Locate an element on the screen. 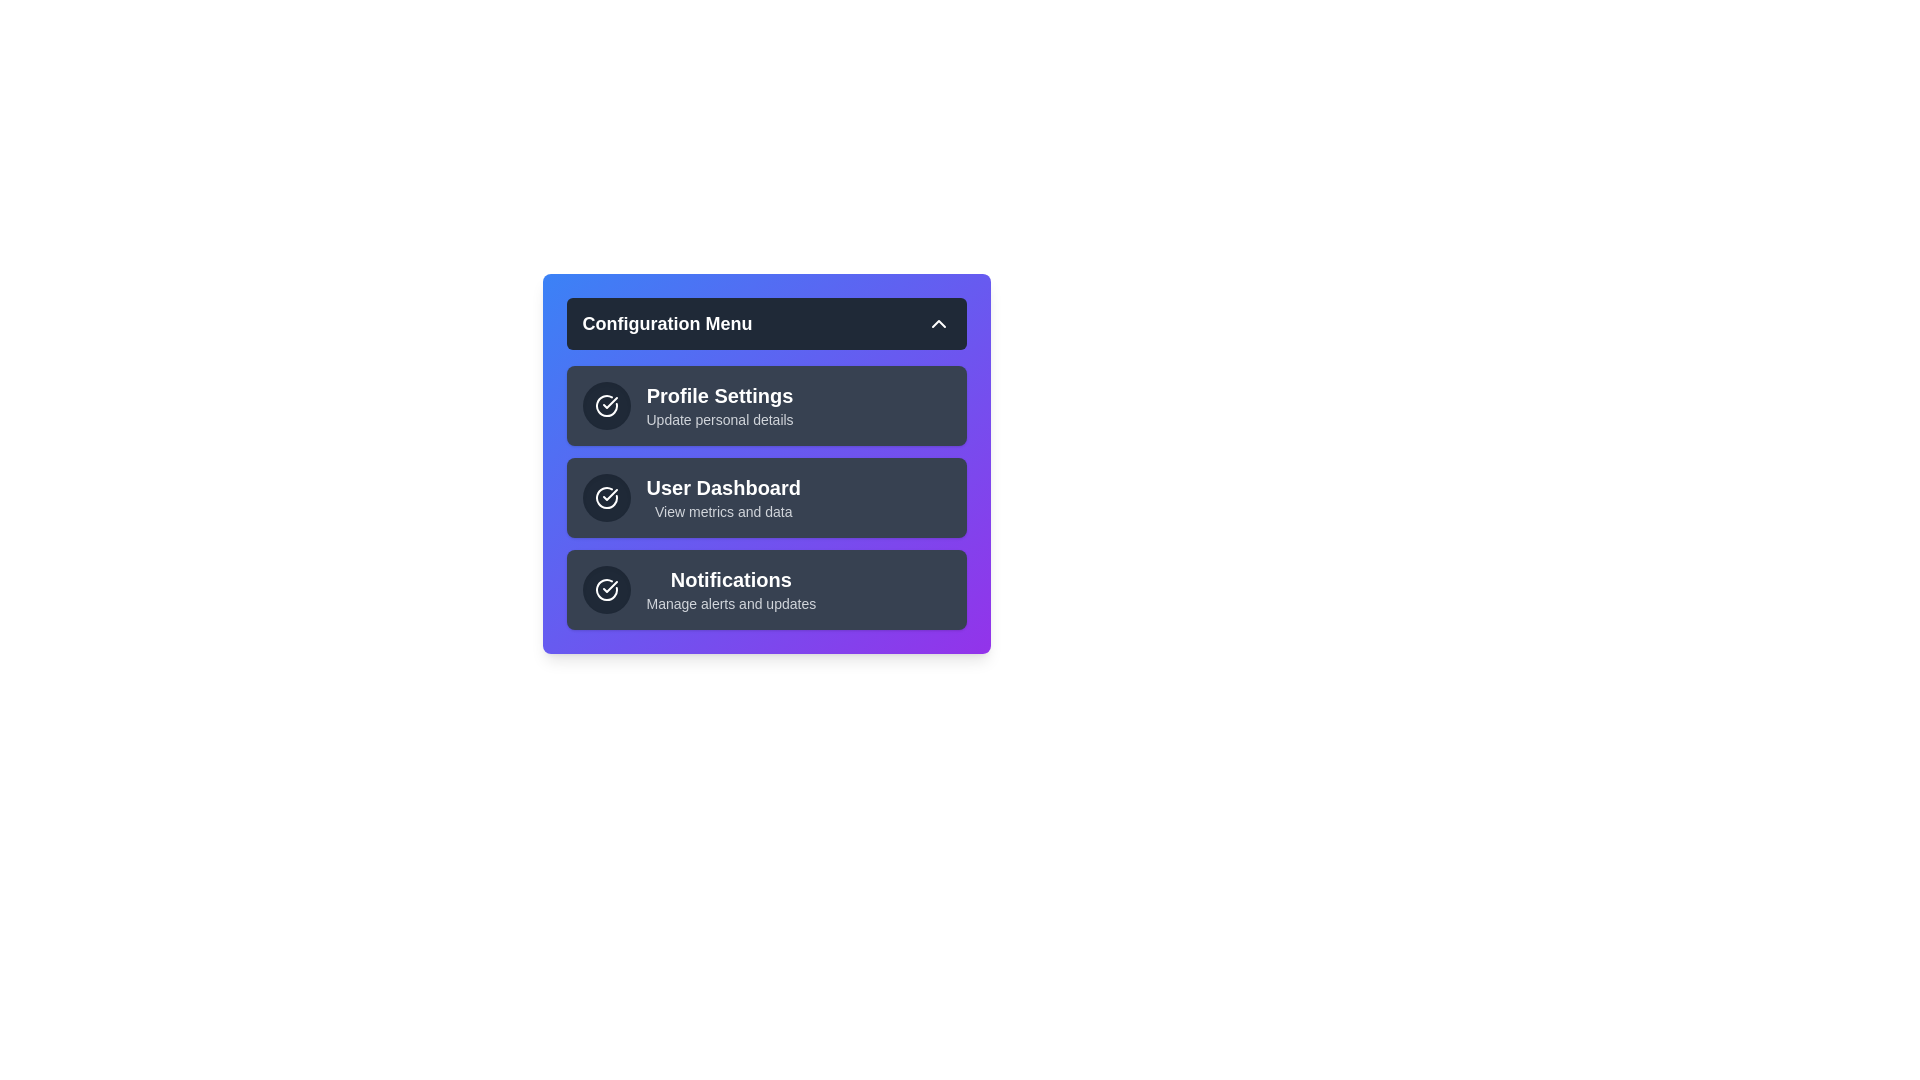 The image size is (1920, 1080). the icon next to Notifications is located at coordinates (605, 589).